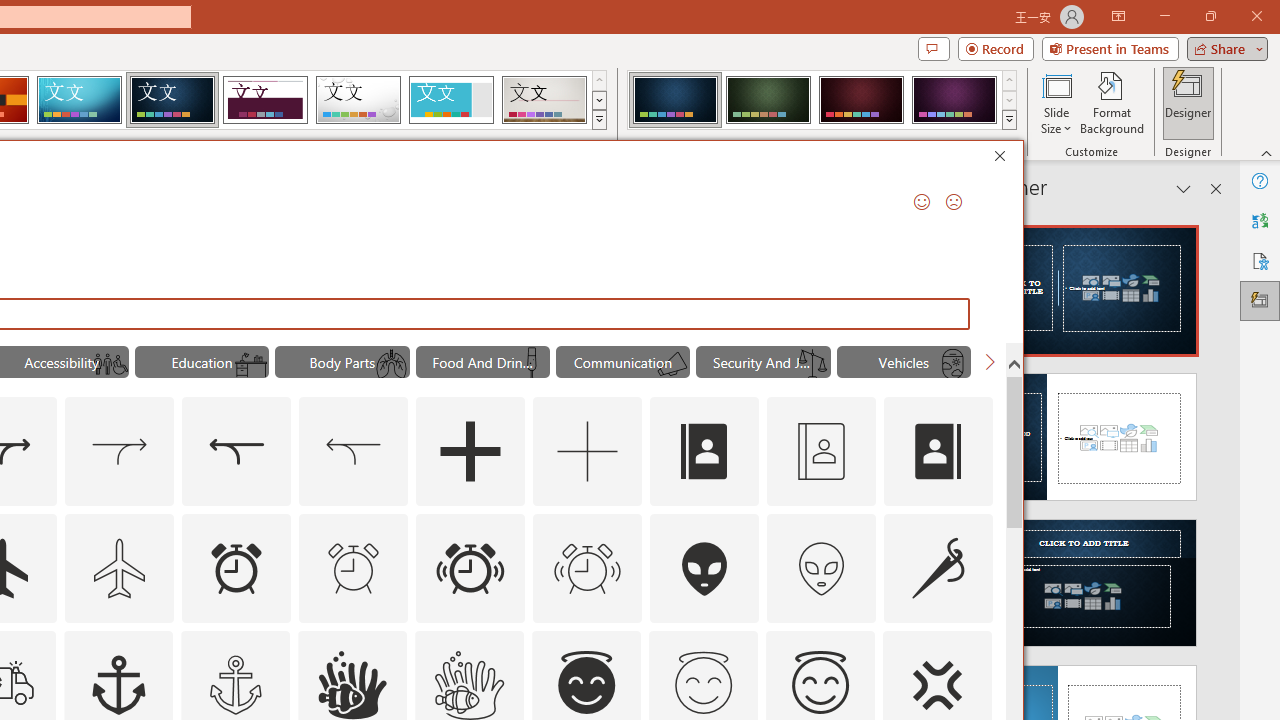 The width and height of the screenshot is (1280, 720). What do you see at coordinates (470, 452) in the screenshot?
I see `'AutomationID: Icons_Add'` at bounding box center [470, 452].